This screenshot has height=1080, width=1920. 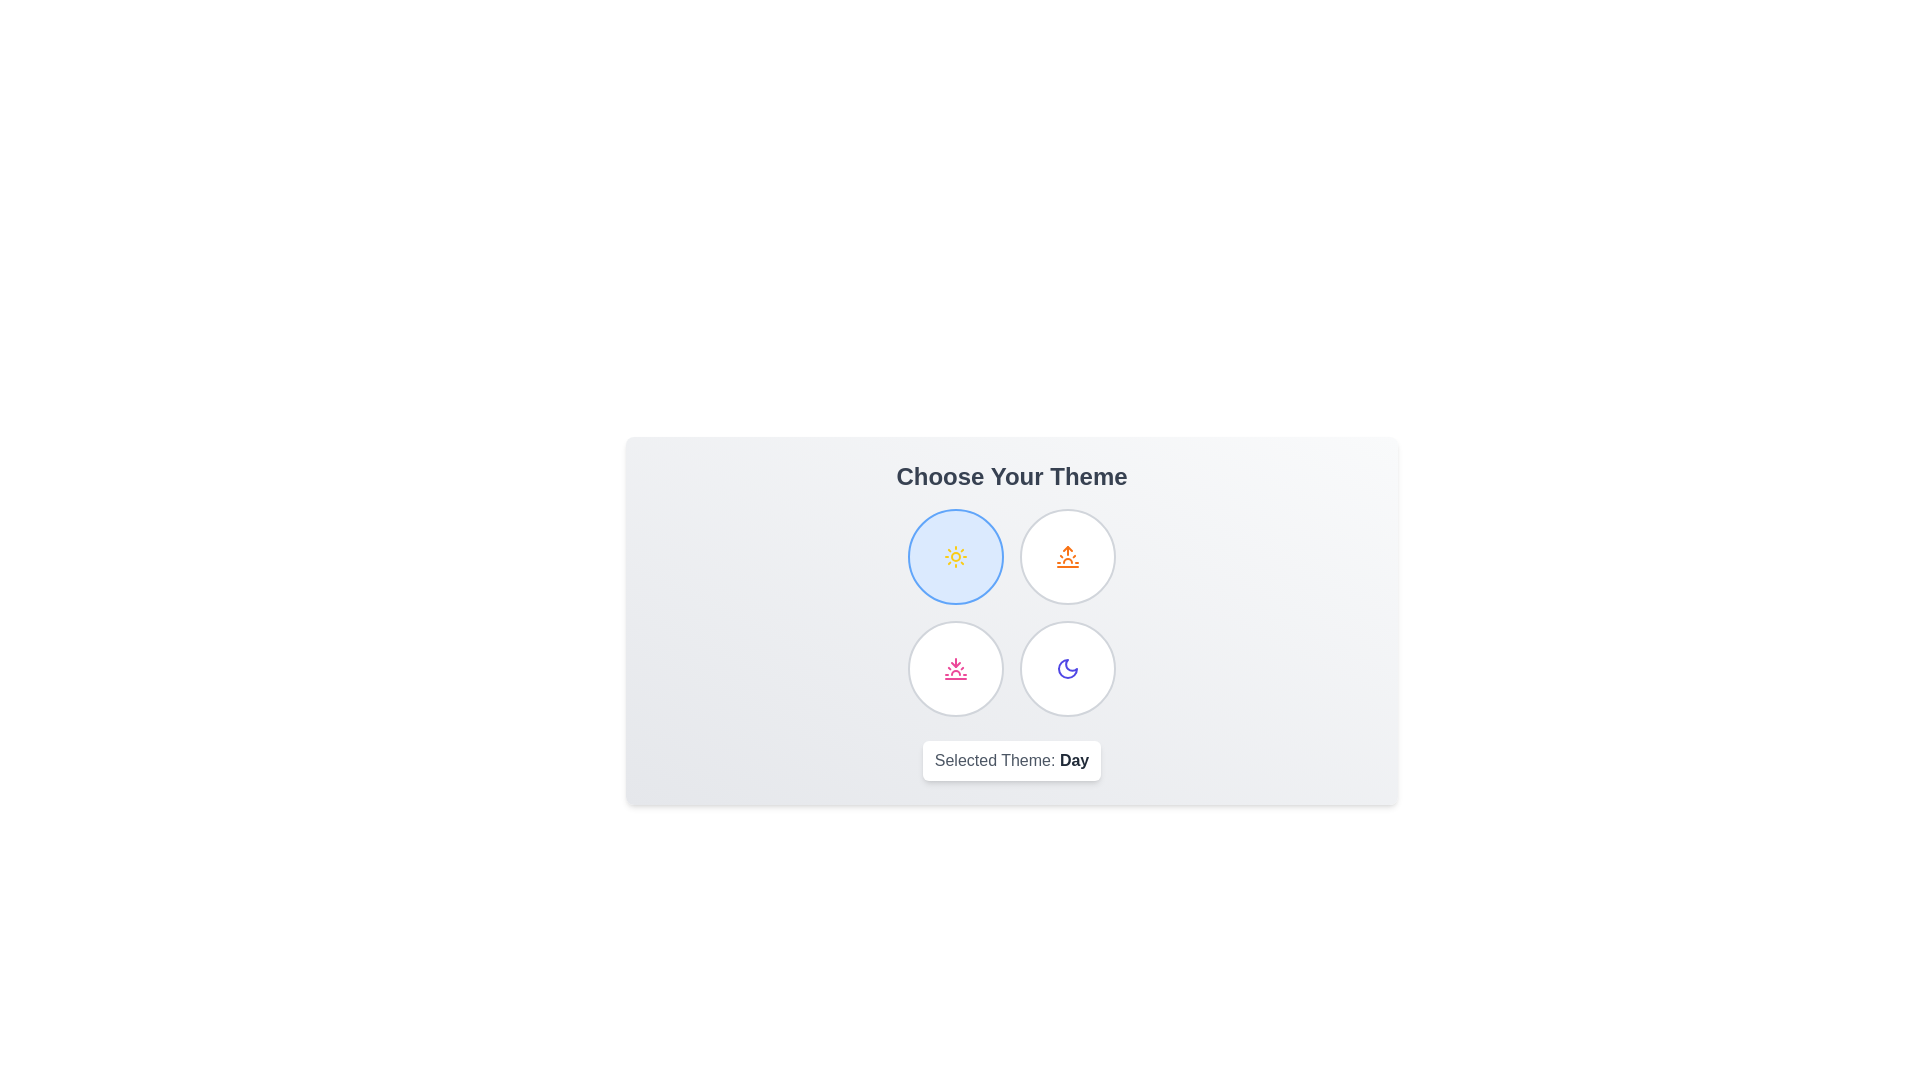 I want to click on the theme Sunset by clicking on its respective button, so click(x=954, y=668).